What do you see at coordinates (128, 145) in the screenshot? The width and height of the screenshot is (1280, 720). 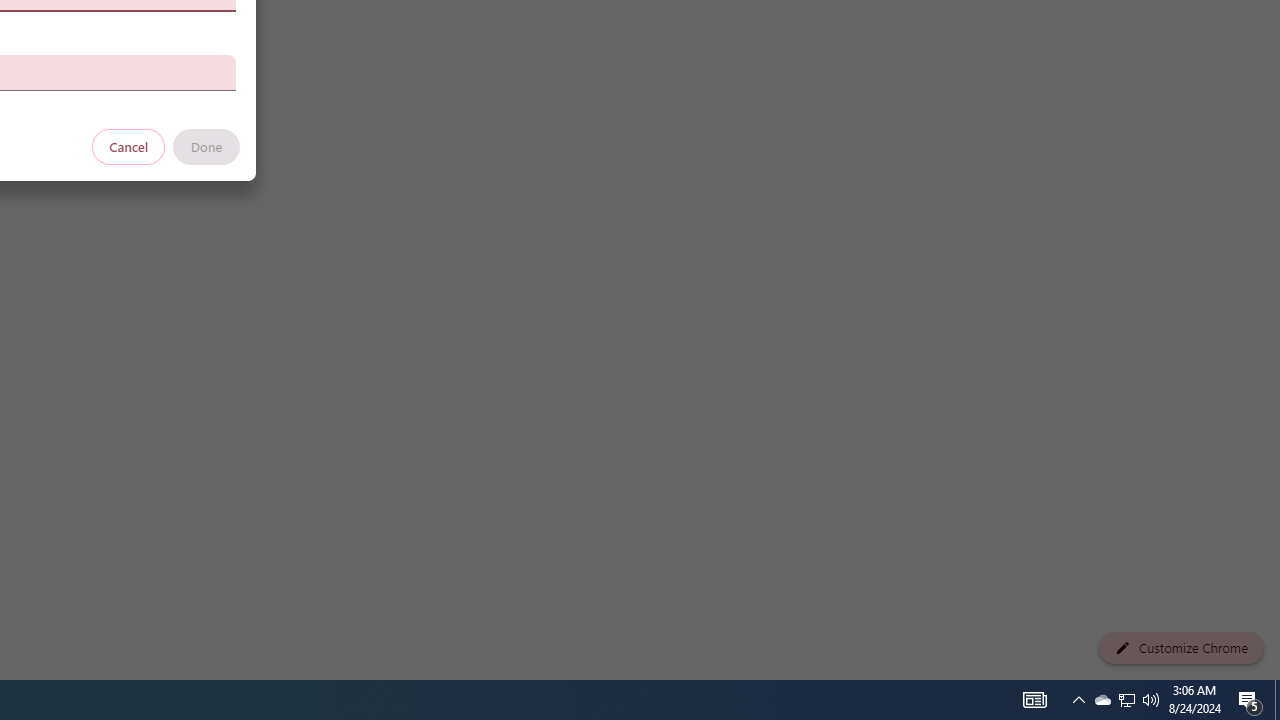 I see `'Cancel'` at bounding box center [128, 145].